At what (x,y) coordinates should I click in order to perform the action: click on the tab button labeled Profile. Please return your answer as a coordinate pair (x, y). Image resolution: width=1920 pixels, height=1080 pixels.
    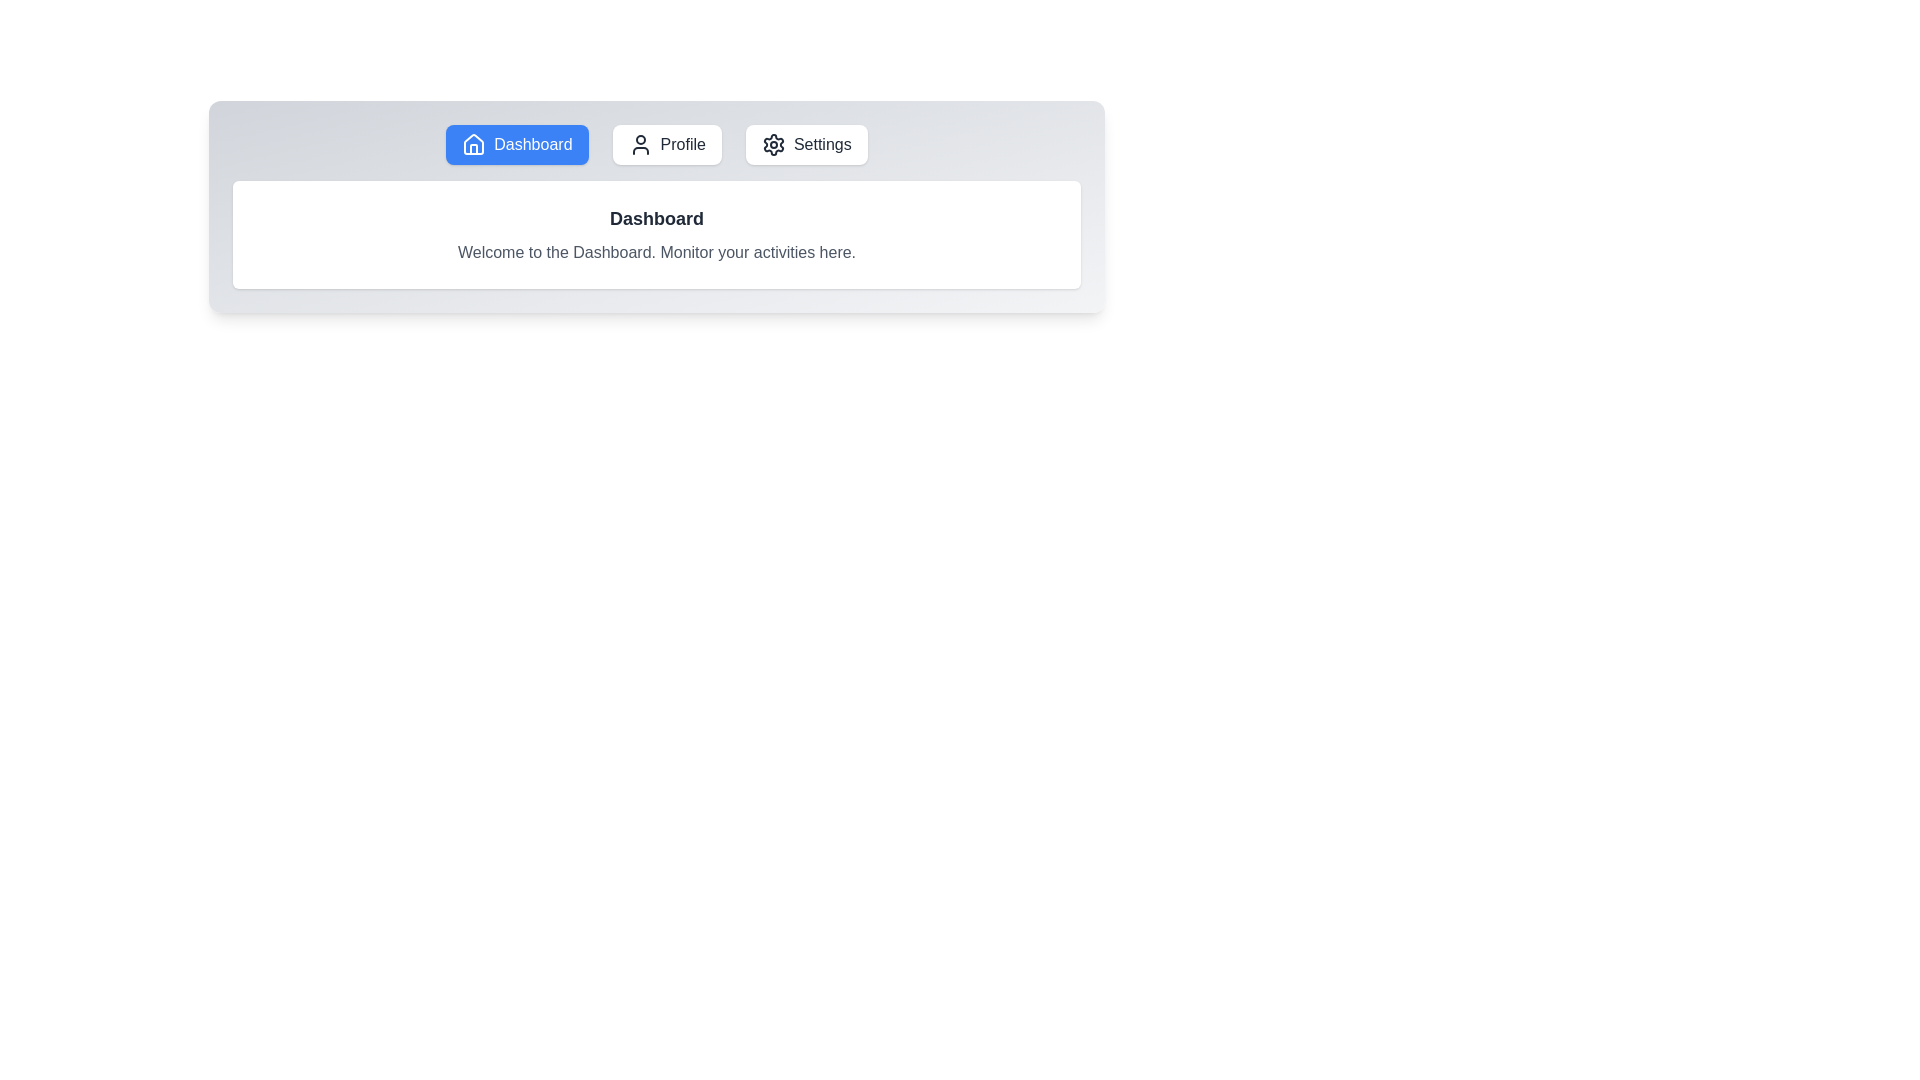
    Looking at the image, I should click on (667, 144).